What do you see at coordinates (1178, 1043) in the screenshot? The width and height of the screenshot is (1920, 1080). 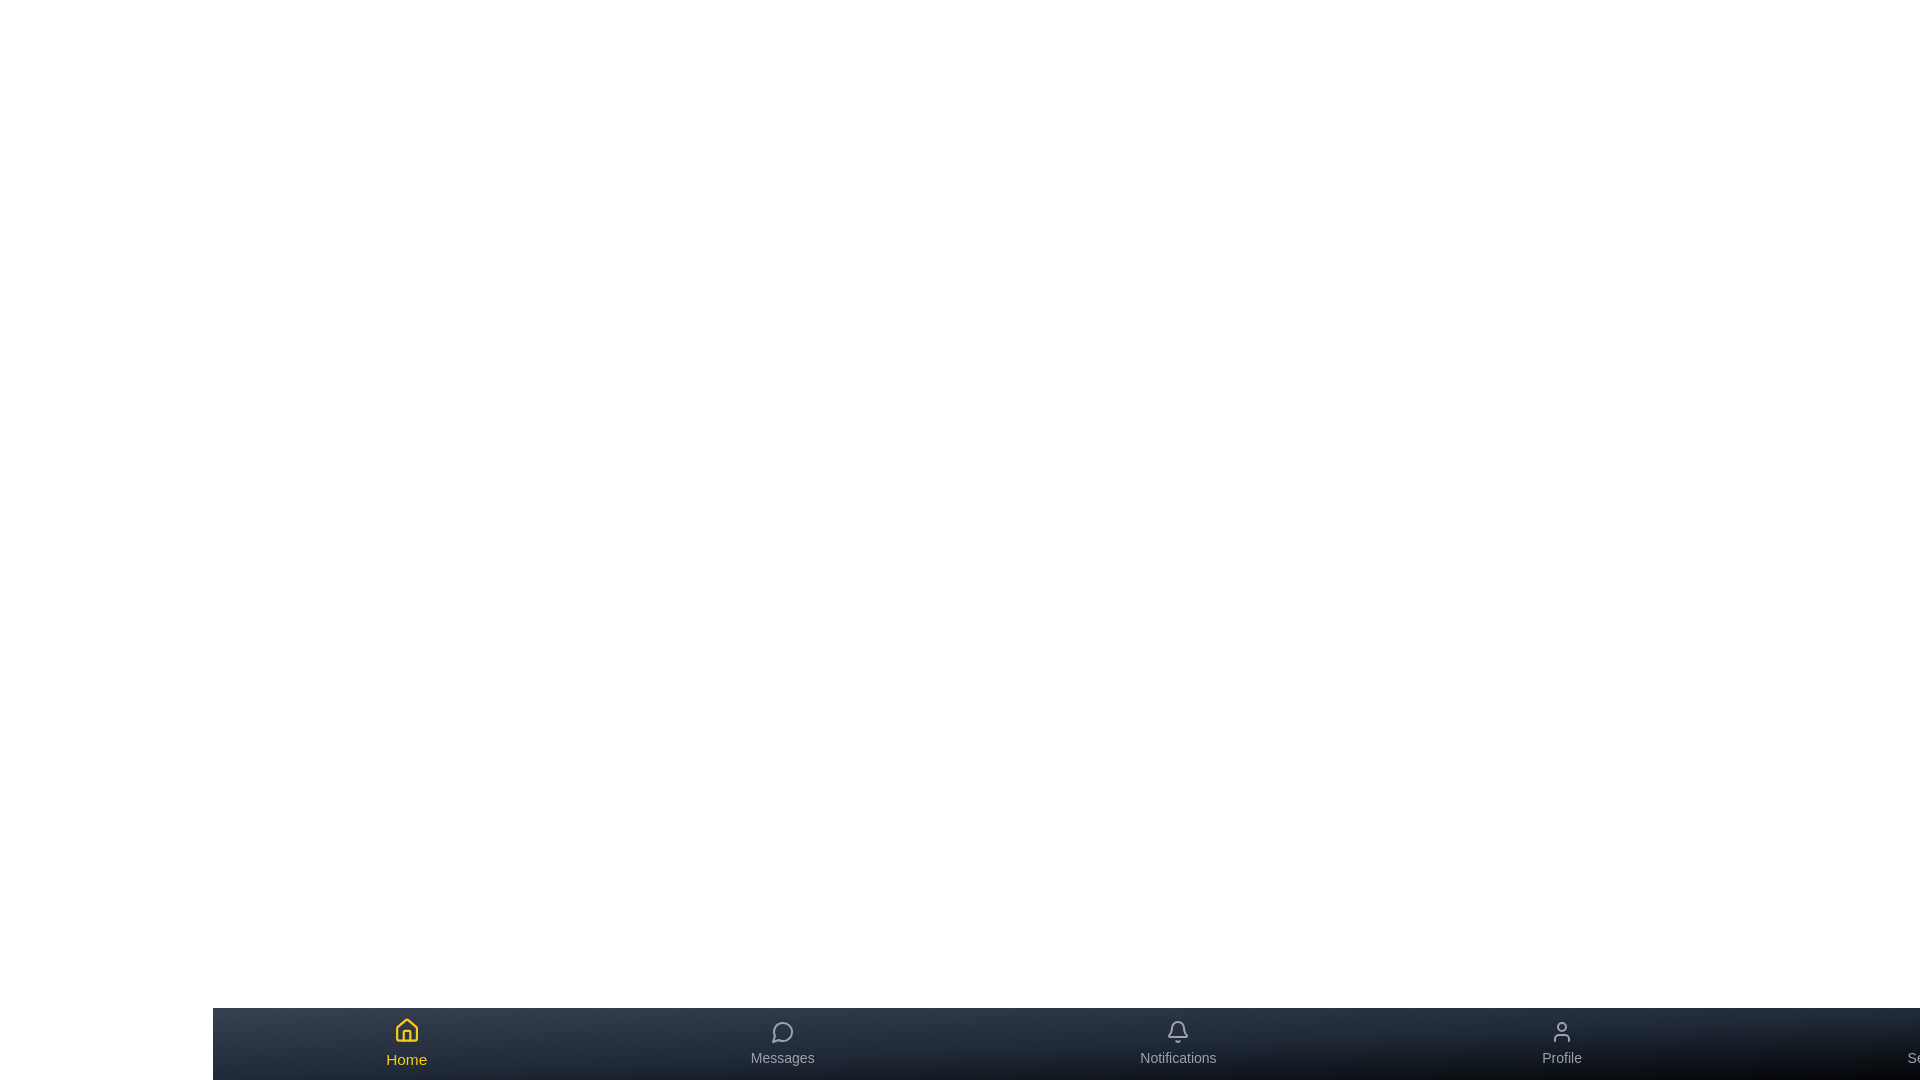 I see `the tab labeled Notifications to view its hover effect` at bounding box center [1178, 1043].